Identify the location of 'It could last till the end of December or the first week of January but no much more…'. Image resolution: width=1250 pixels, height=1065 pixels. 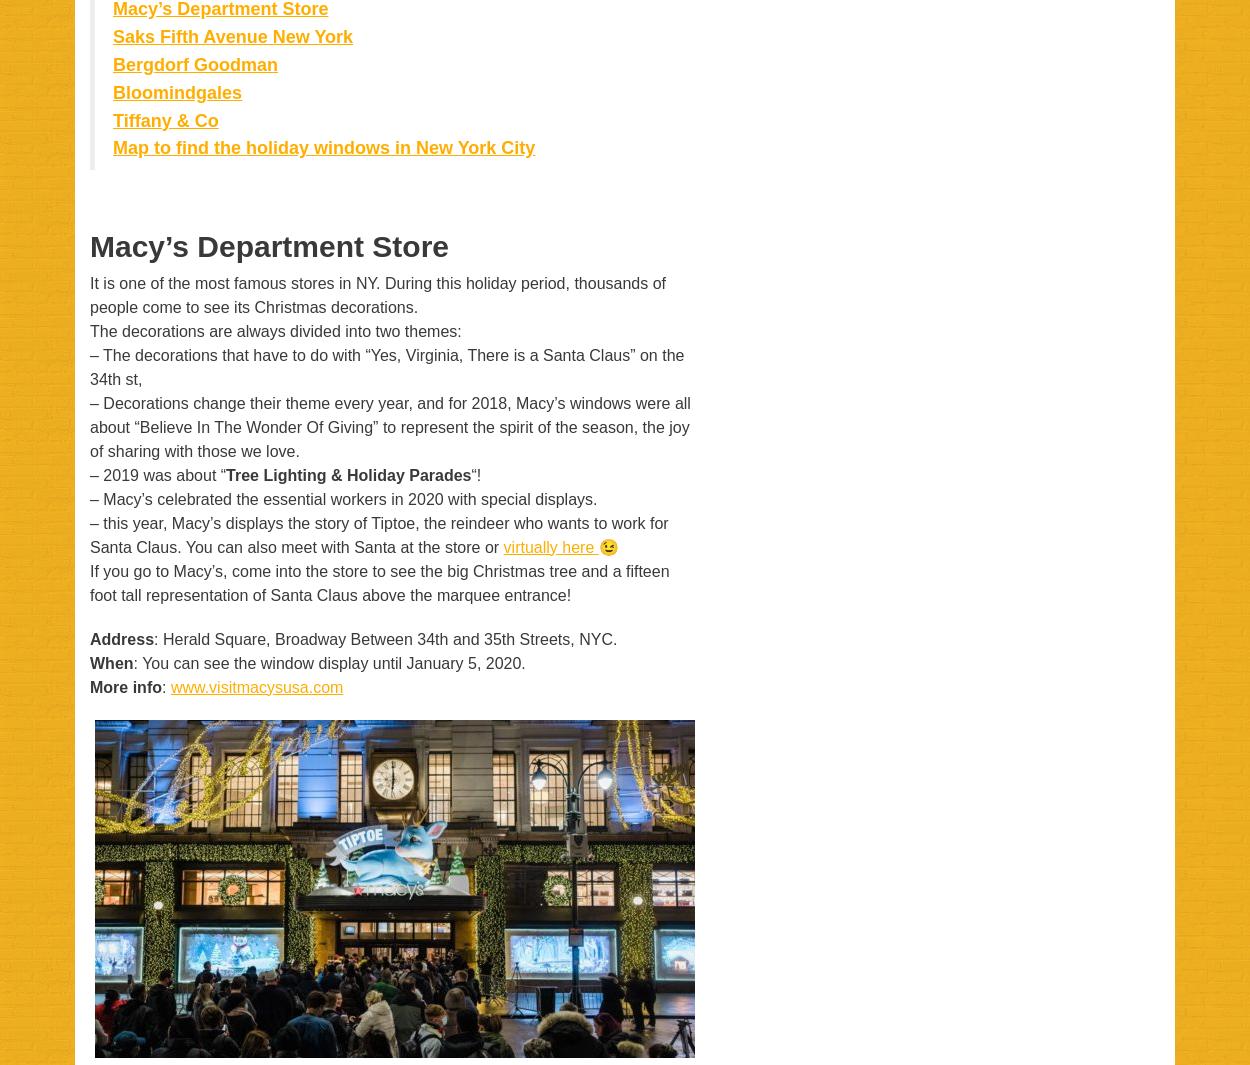
(355, 685).